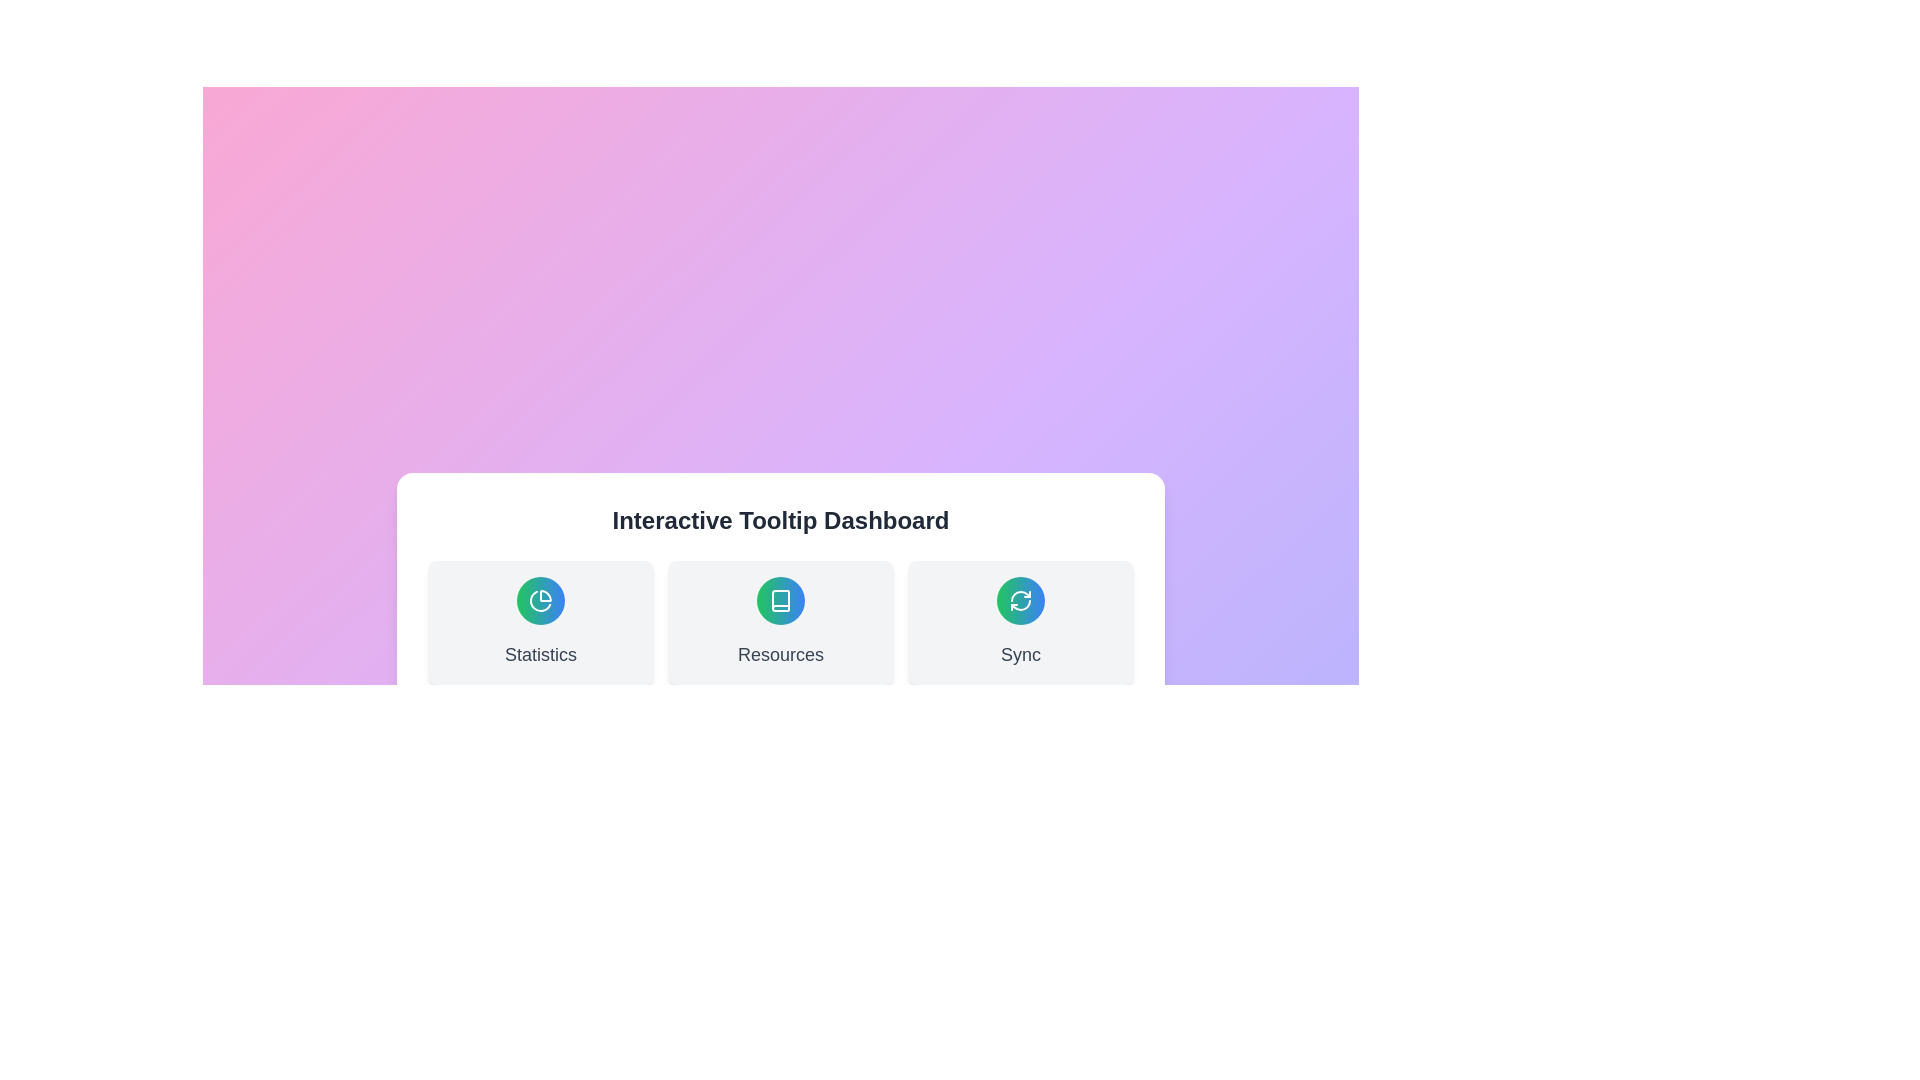 The image size is (1920, 1080). What do you see at coordinates (780, 655) in the screenshot?
I see `the static text label located in the second card of a horizontally aligned group, which provides access to resources like tutorials or documentation` at bounding box center [780, 655].